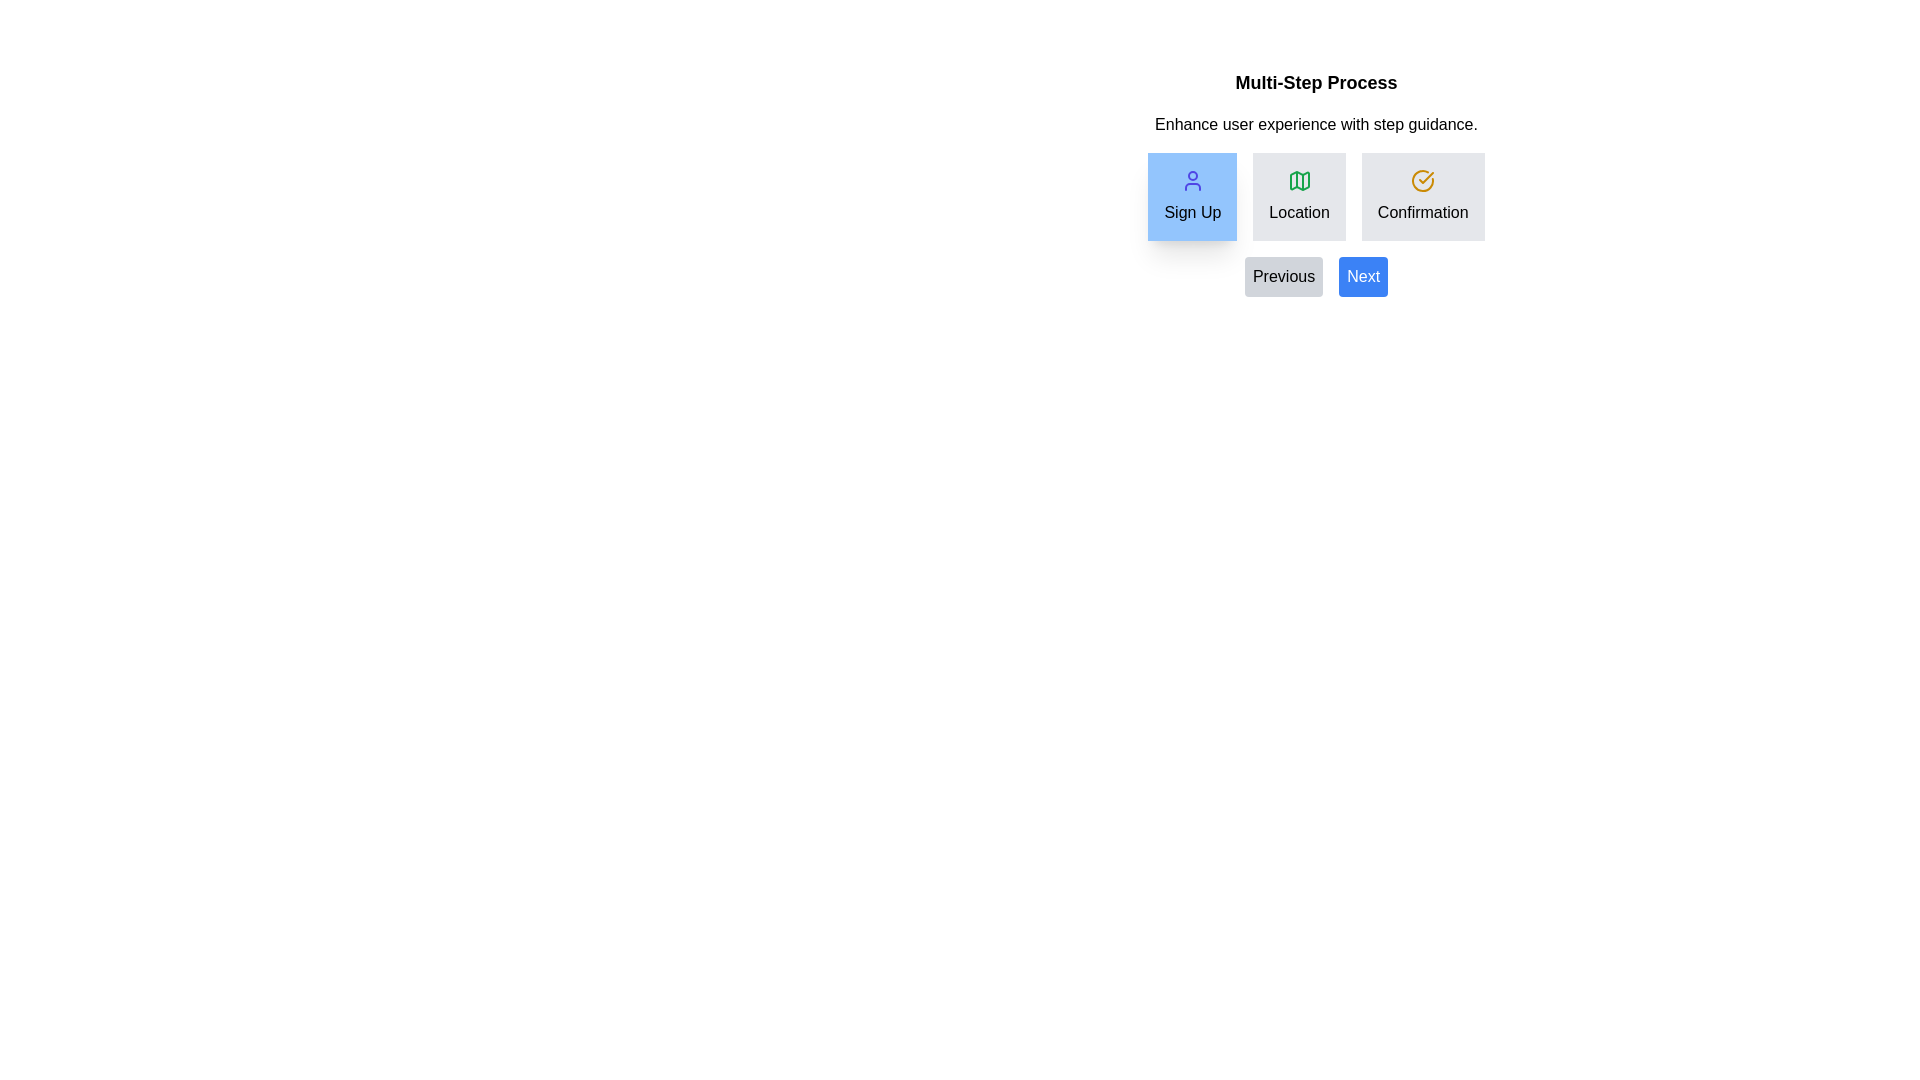 This screenshot has height=1080, width=1920. I want to click on the third button from the left in a horizontal row of three buttons located in the top right portion of the interface, which indicates the current or next step in a multi-step process, so click(1422, 196).